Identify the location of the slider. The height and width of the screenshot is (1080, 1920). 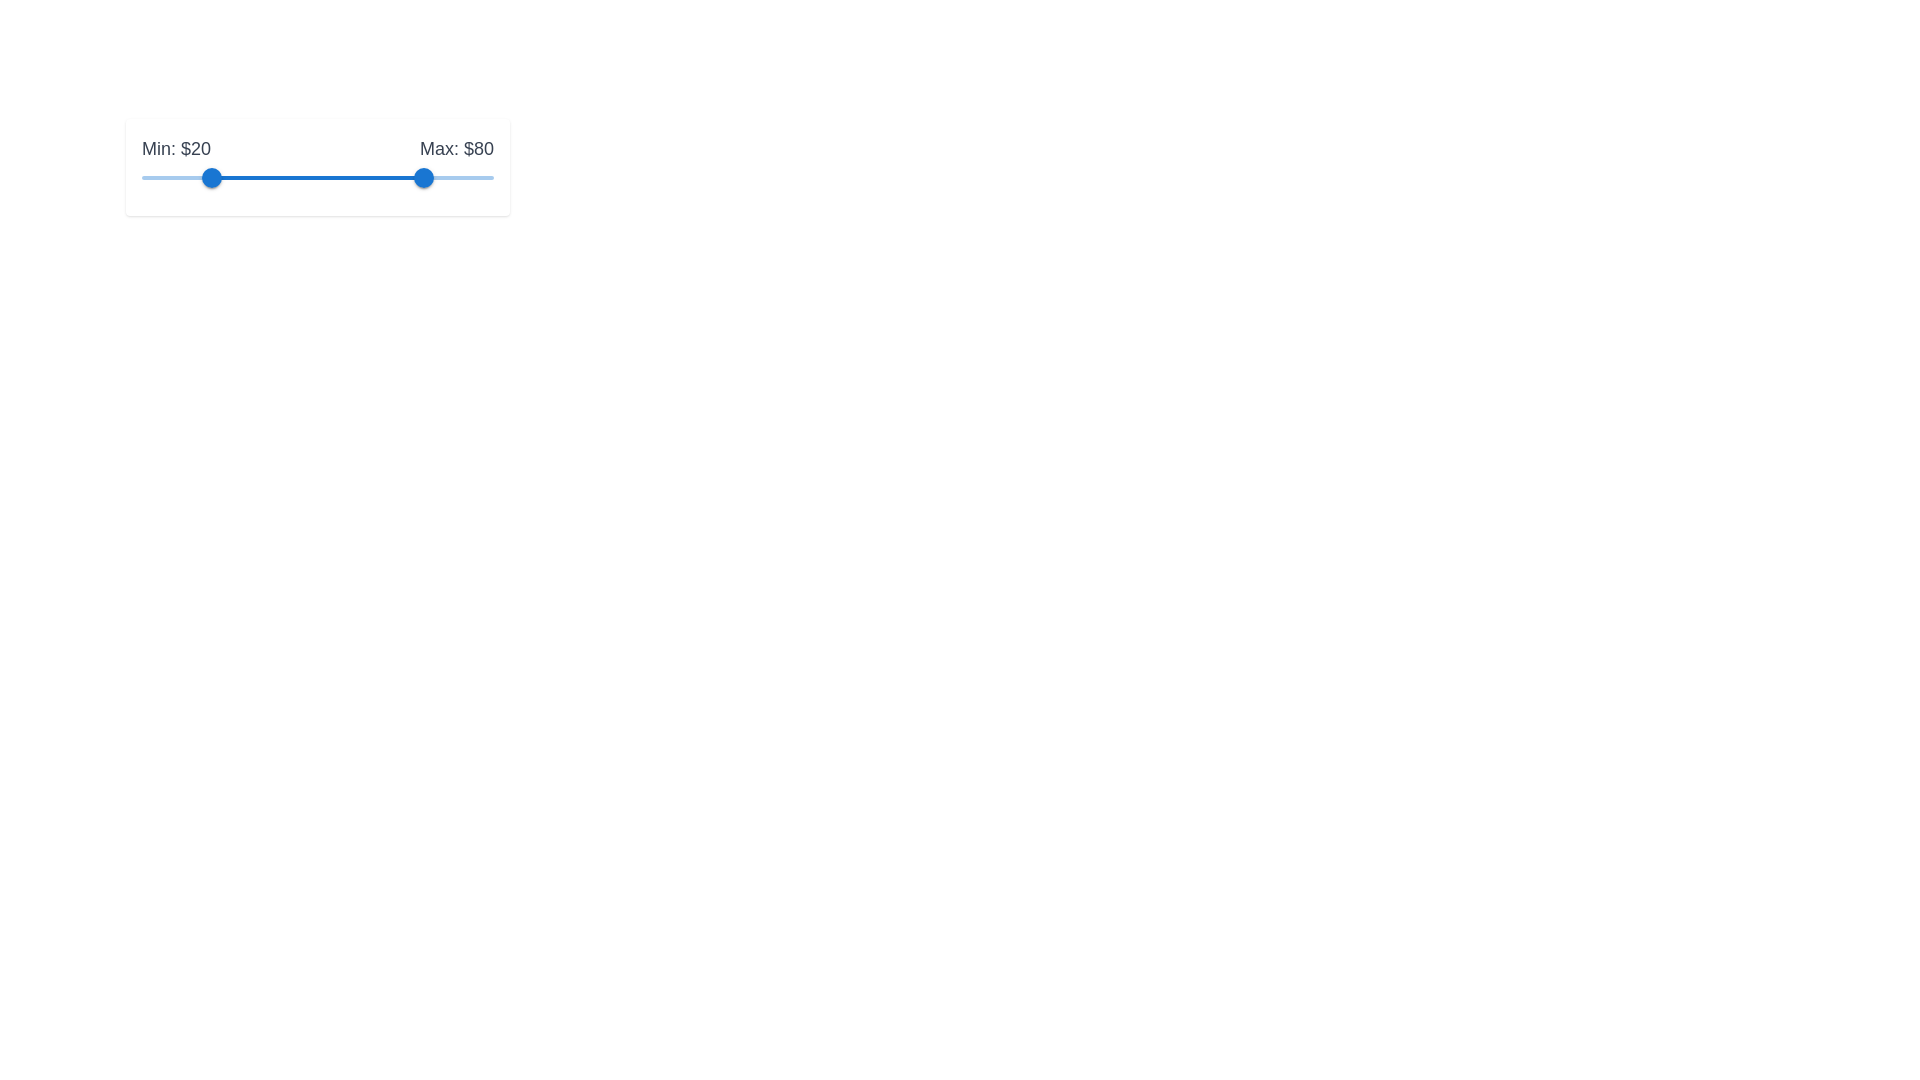
(432, 176).